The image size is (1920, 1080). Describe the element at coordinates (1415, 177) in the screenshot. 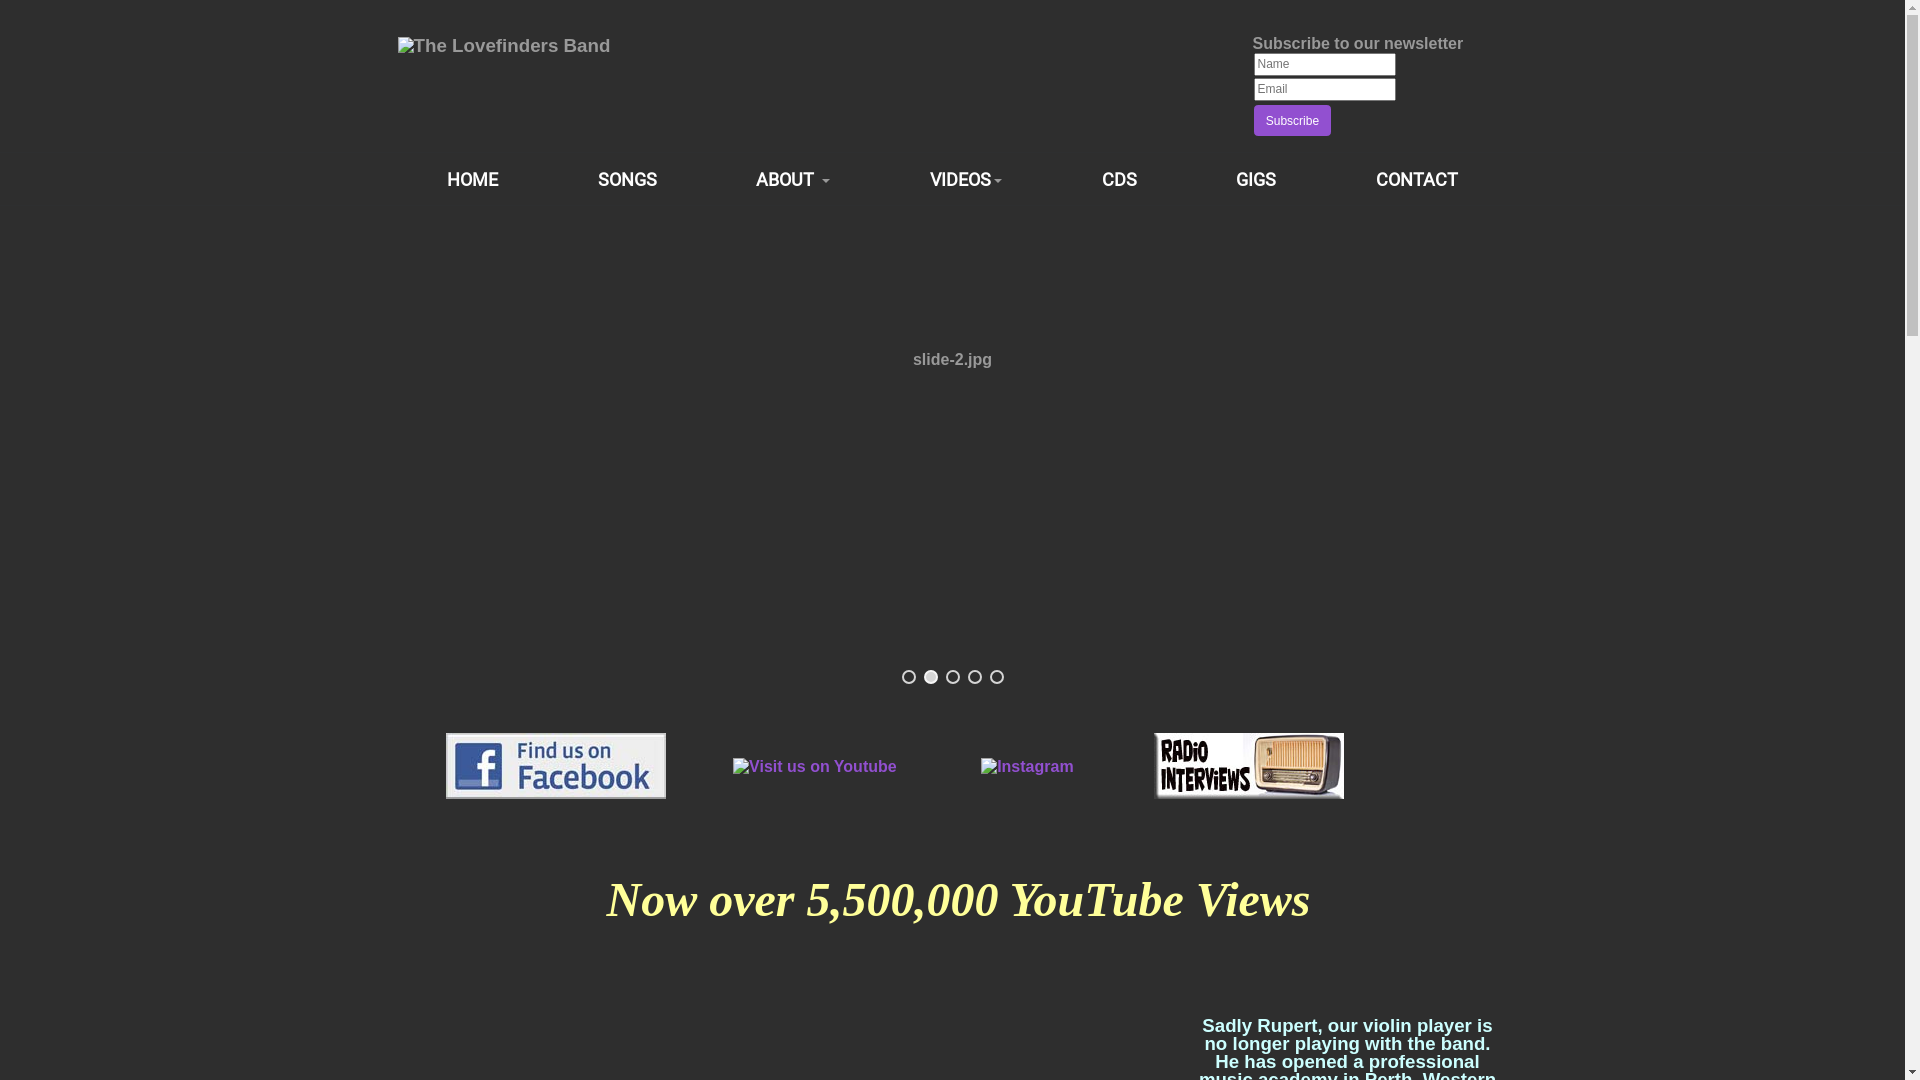

I see `'CONTACT'` at that location.